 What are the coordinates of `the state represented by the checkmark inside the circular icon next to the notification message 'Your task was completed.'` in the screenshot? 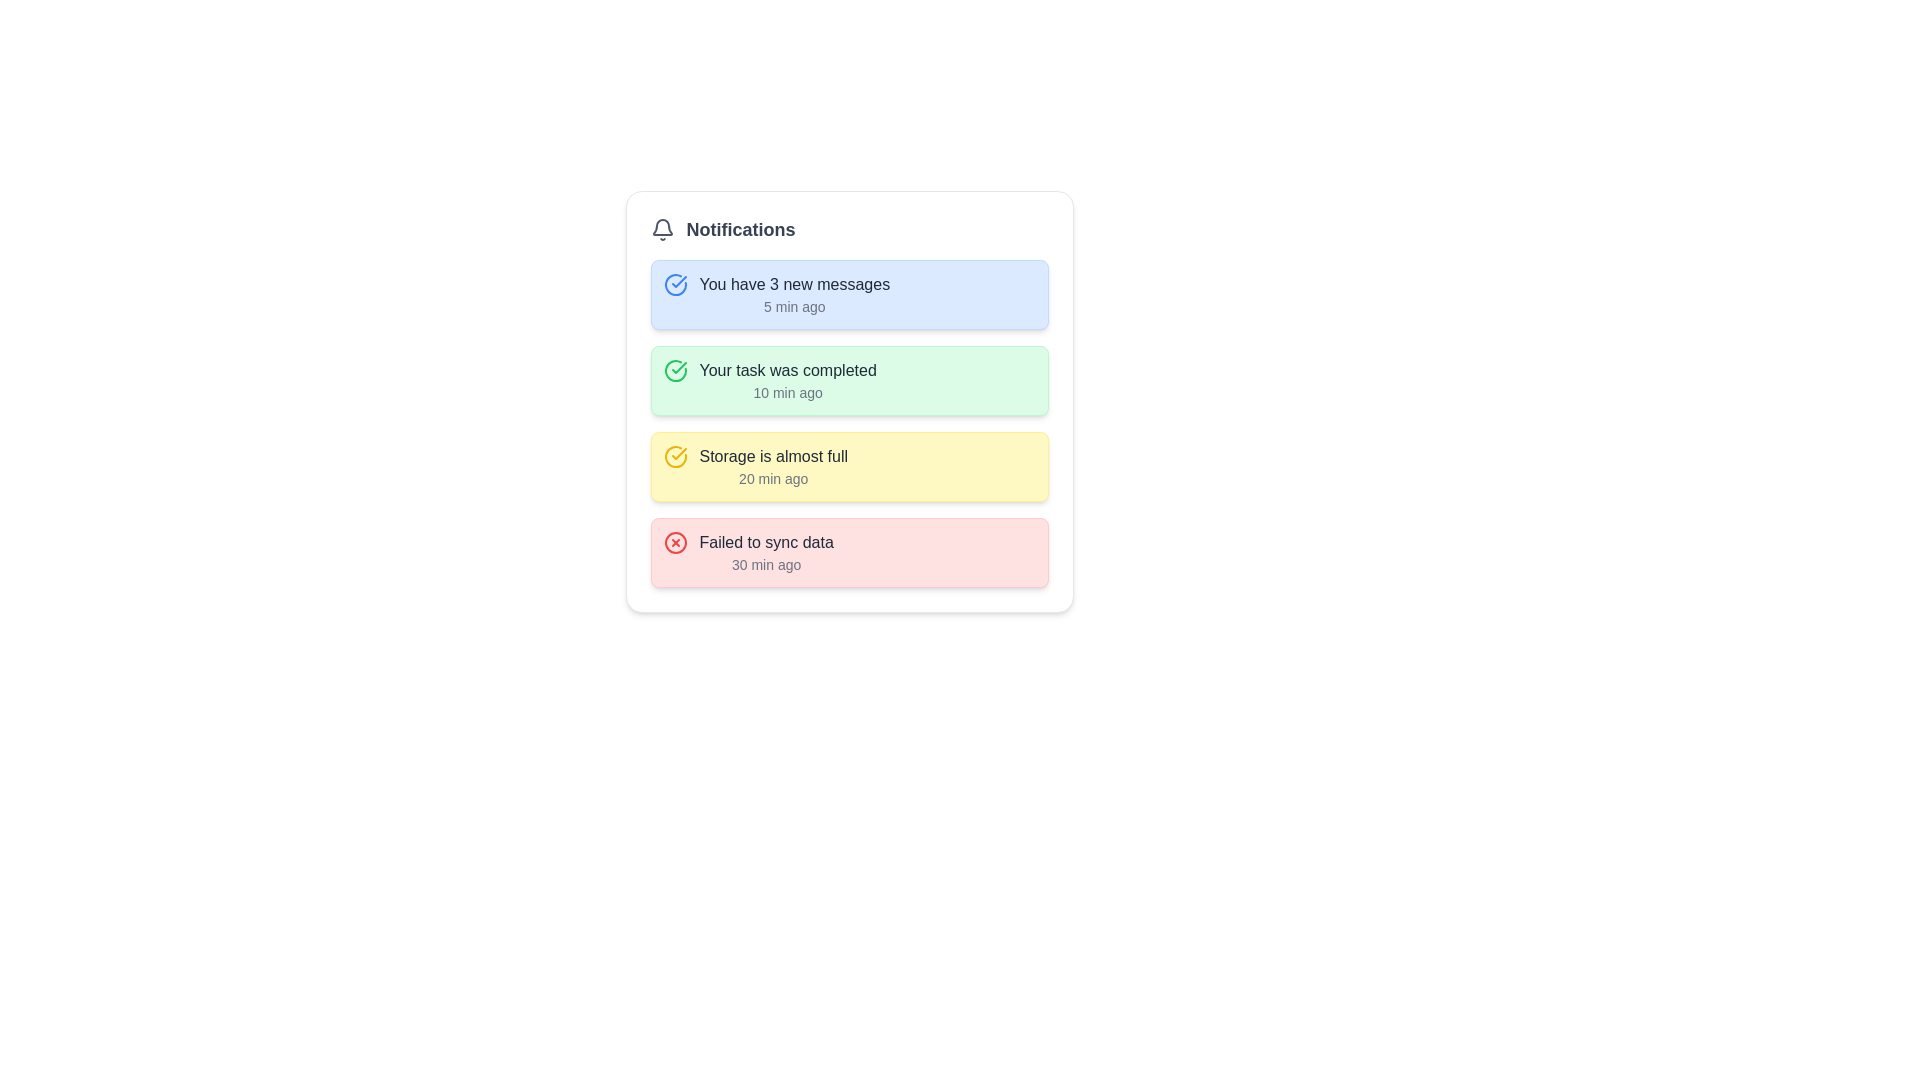 It's located at (678, 281).